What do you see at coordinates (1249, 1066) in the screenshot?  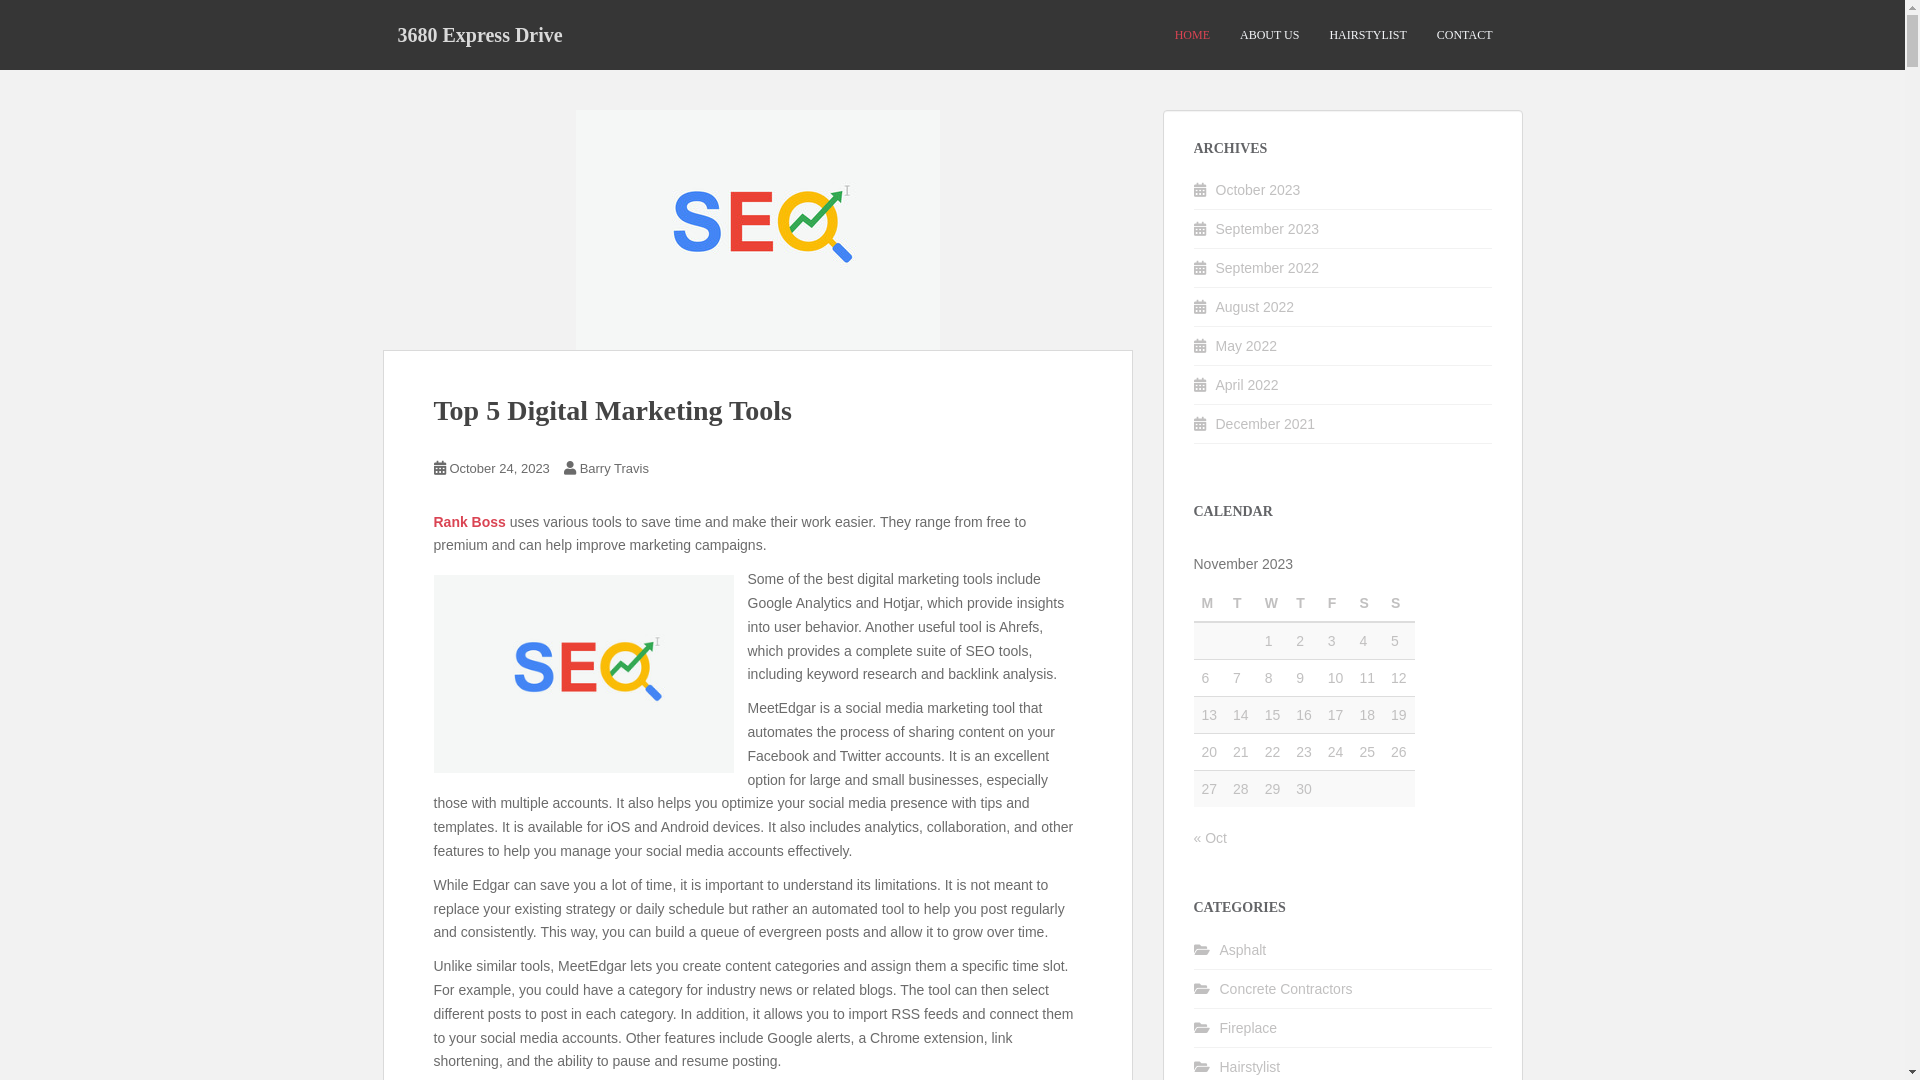 I see `'Hairstylist'` at bounding box center [1249, 1066].